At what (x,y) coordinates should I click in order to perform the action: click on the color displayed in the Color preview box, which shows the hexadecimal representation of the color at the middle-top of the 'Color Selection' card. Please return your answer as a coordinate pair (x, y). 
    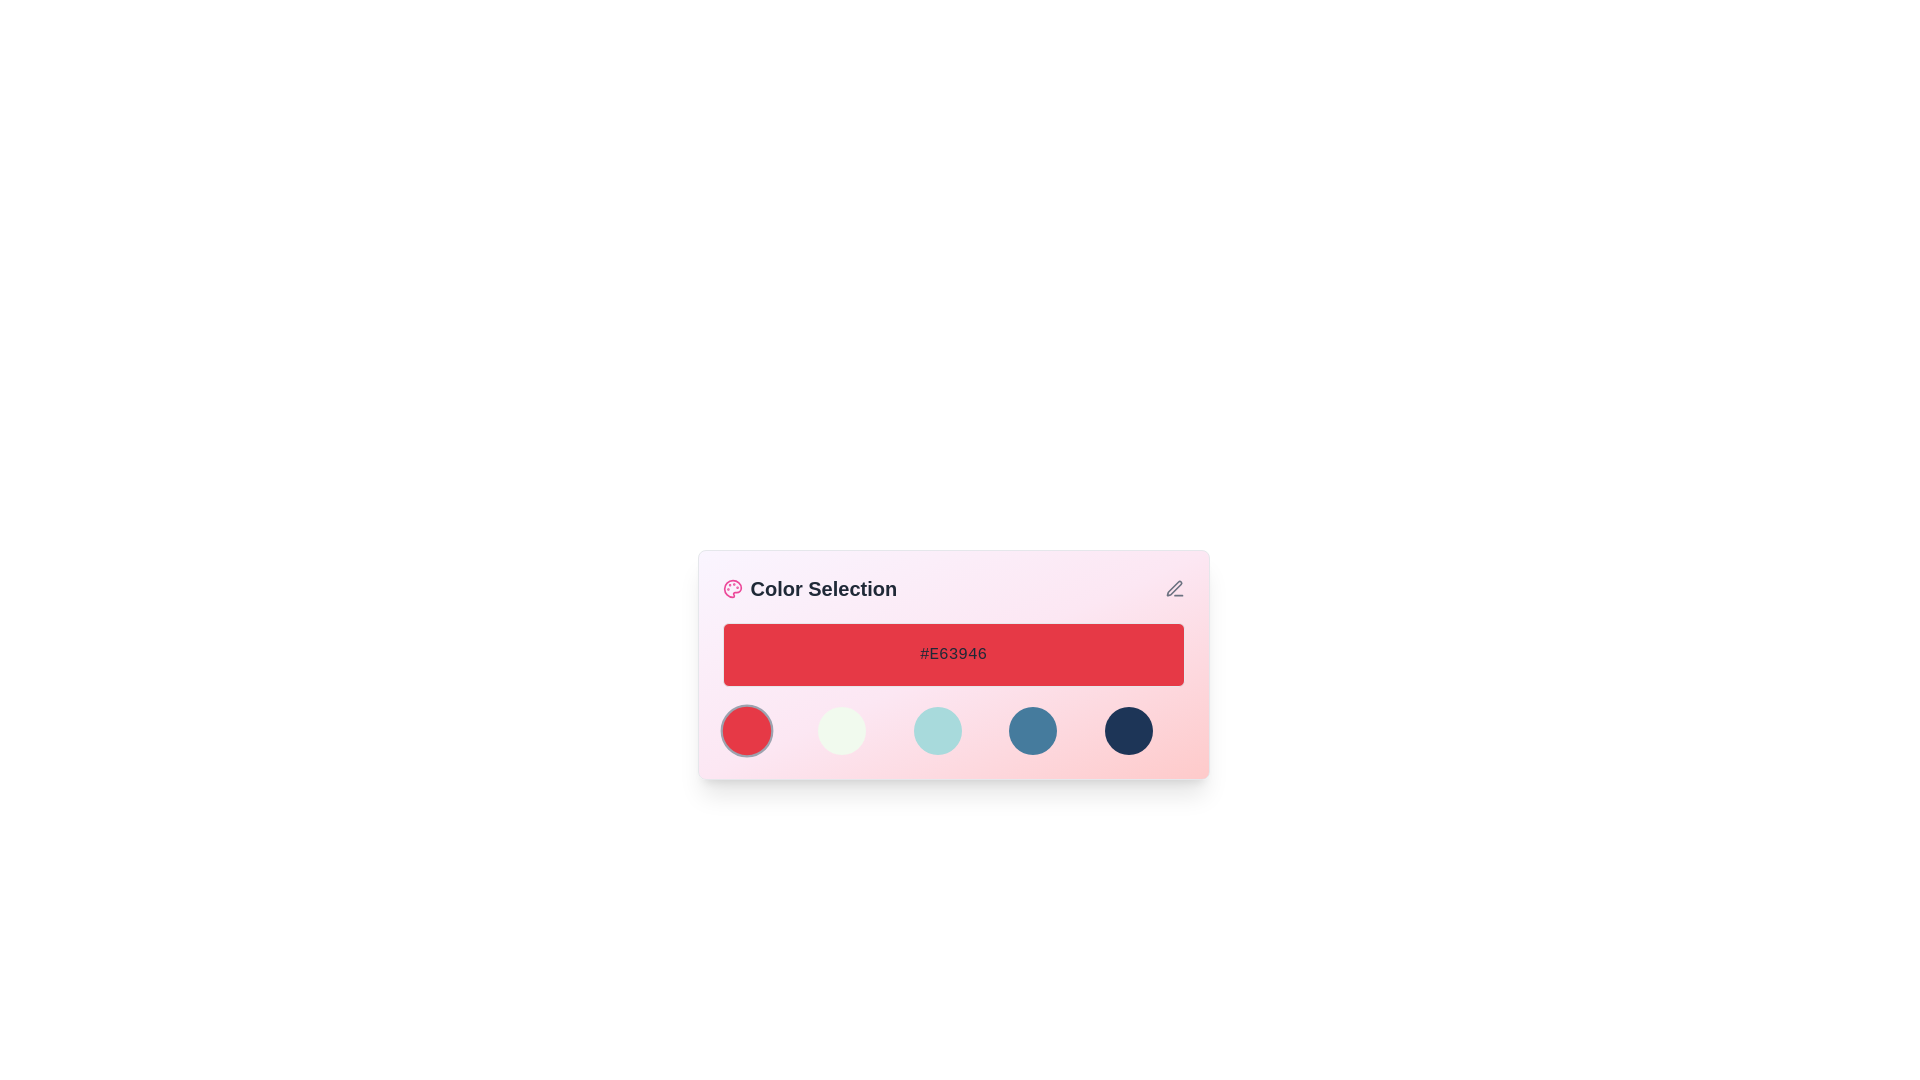
    Looking at the image, I should click on (952, 655).